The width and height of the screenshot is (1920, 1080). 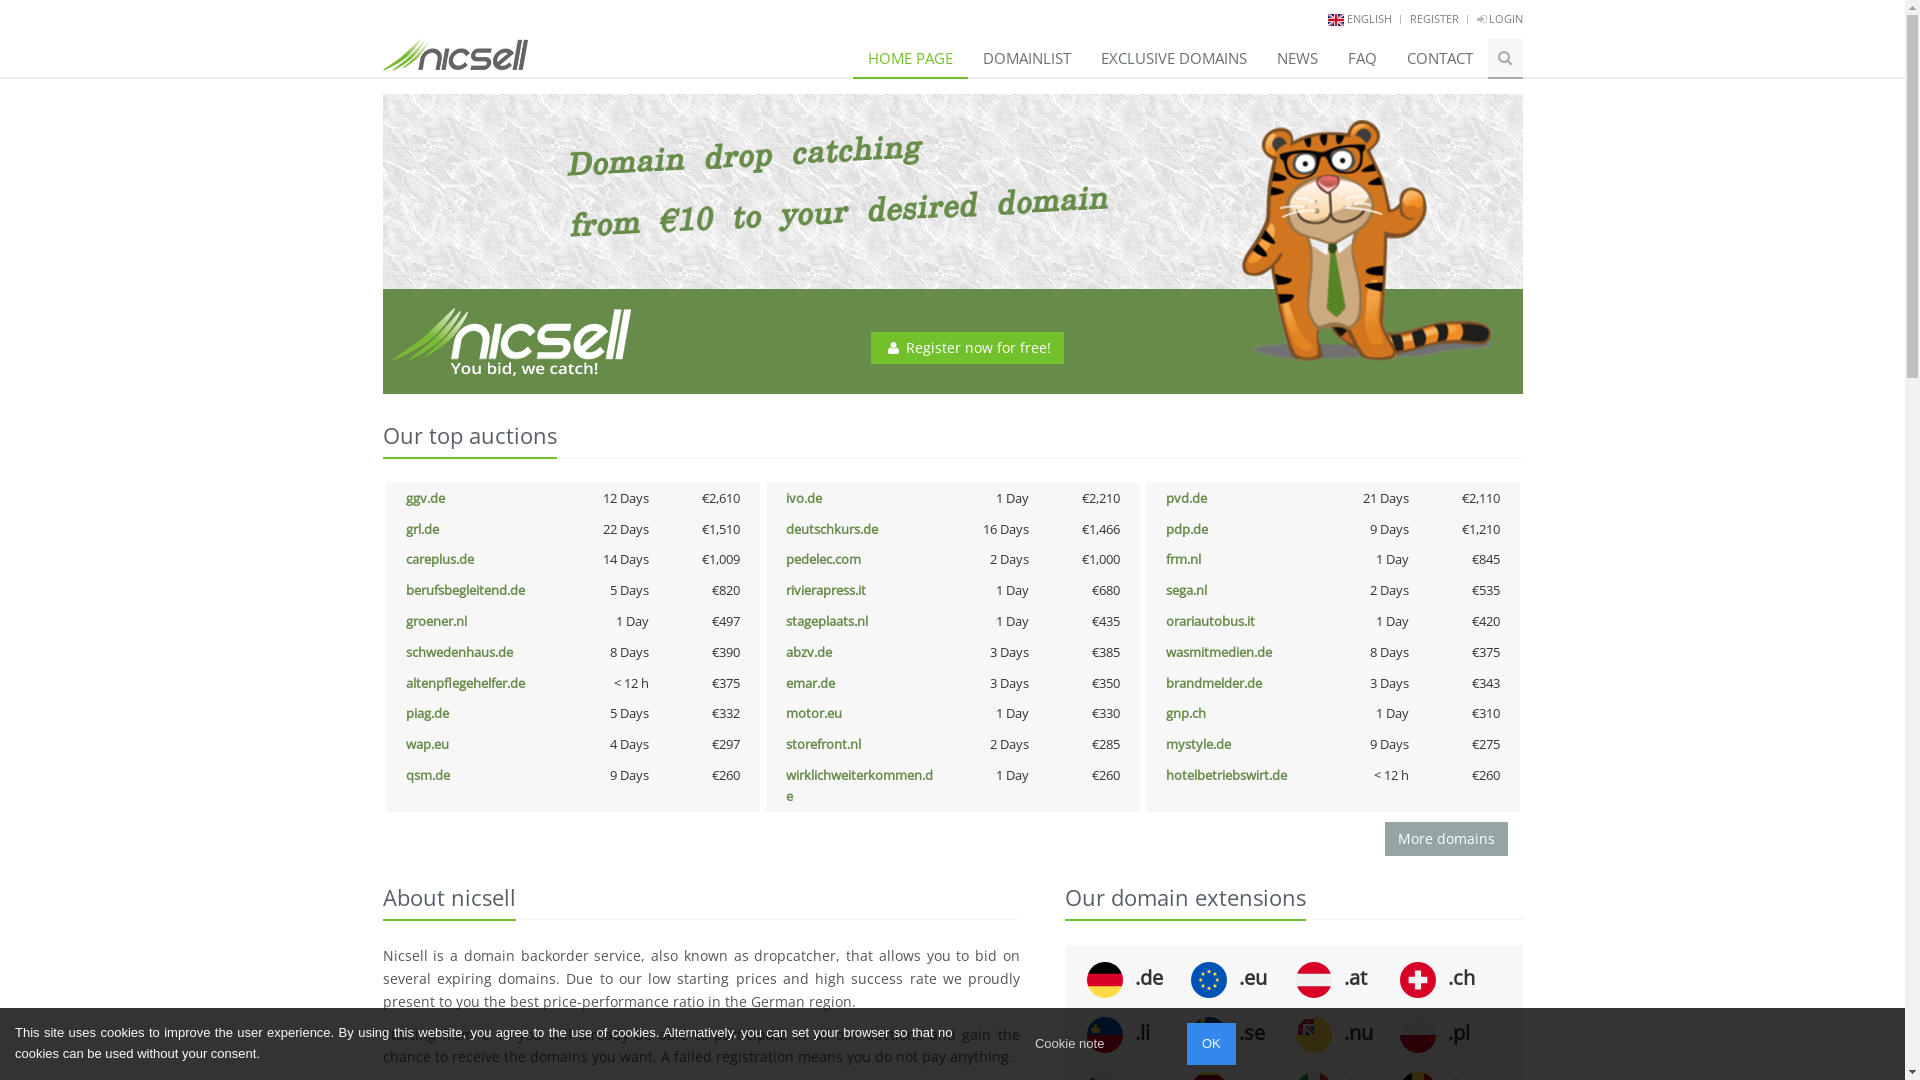 What do you see at coordinates (435, 620) in the screenshot?
I see `'groener.nl'` at bounding box center [435, 620].